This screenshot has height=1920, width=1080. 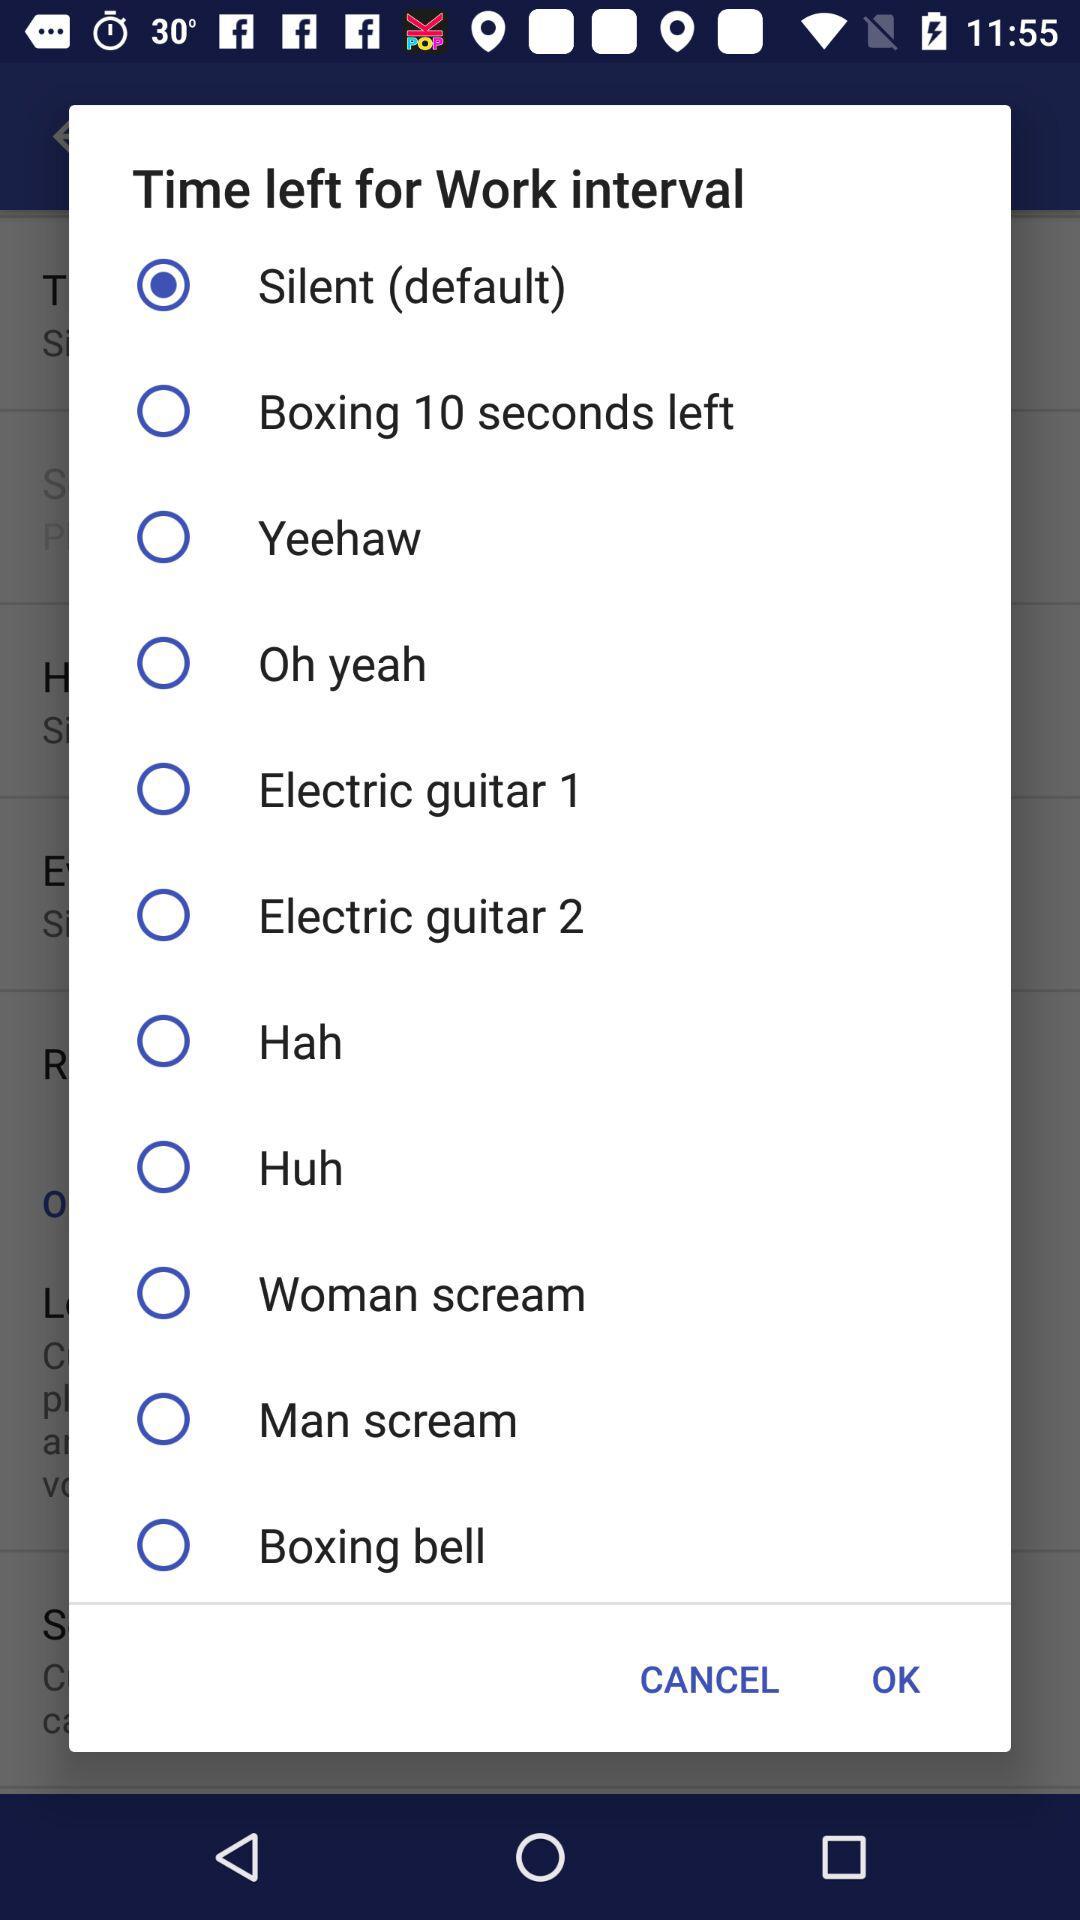 I want to click on cancel, so click(x=708, y=1678).